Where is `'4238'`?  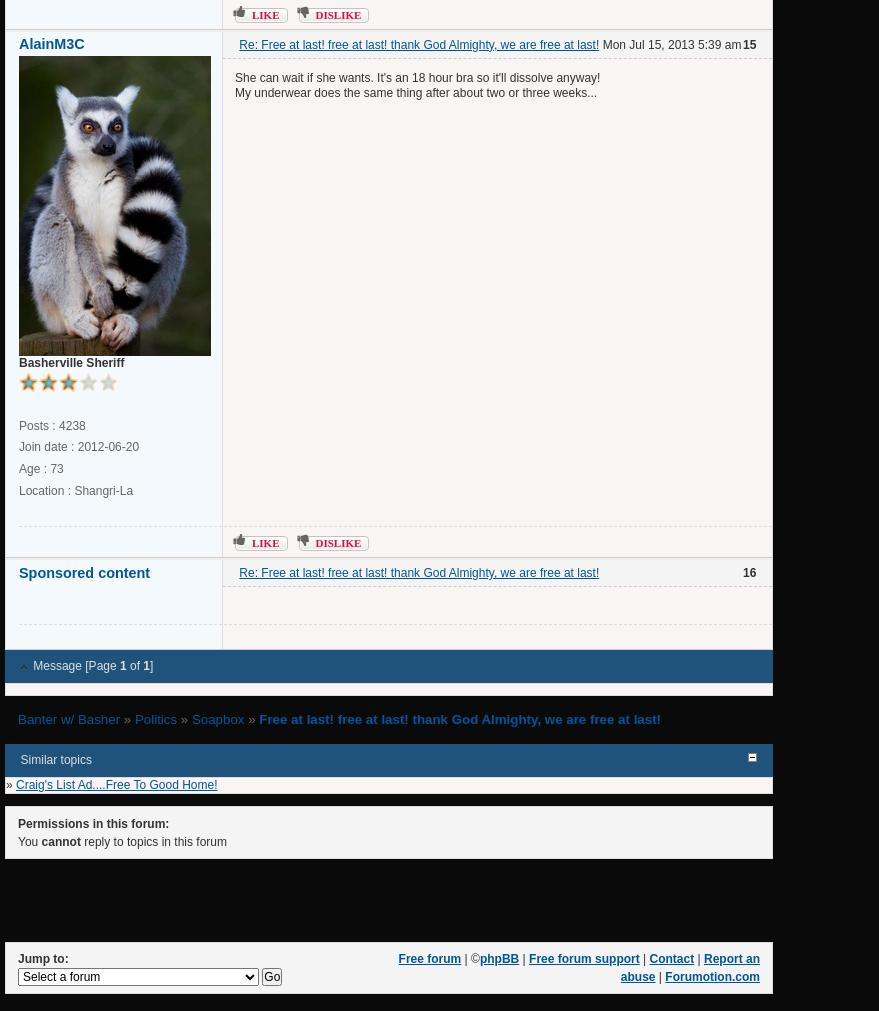 '4238' is located at coordinates (71, 424).